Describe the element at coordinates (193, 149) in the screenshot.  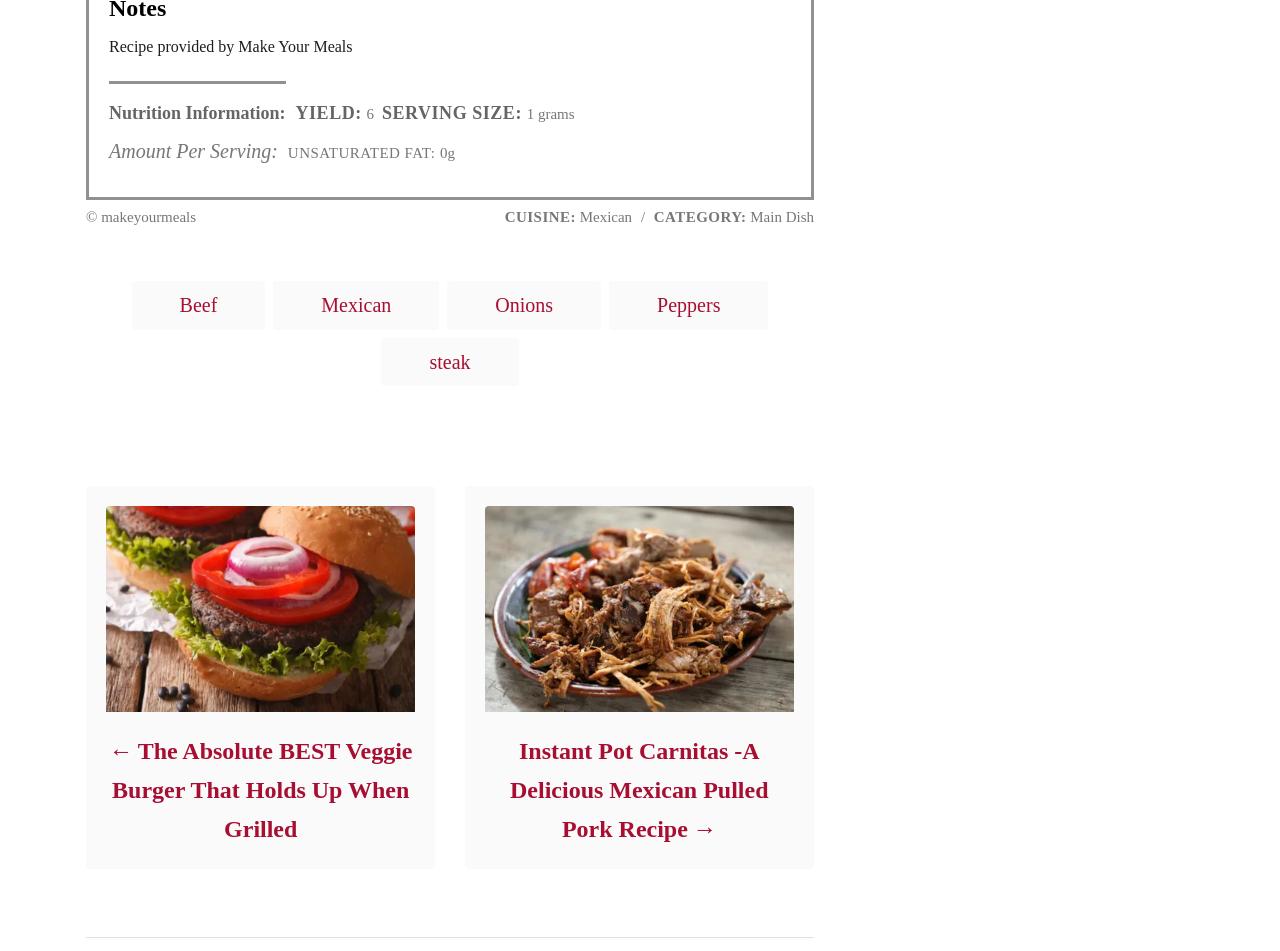
I see `'Amount Per Serving:'` at that location.